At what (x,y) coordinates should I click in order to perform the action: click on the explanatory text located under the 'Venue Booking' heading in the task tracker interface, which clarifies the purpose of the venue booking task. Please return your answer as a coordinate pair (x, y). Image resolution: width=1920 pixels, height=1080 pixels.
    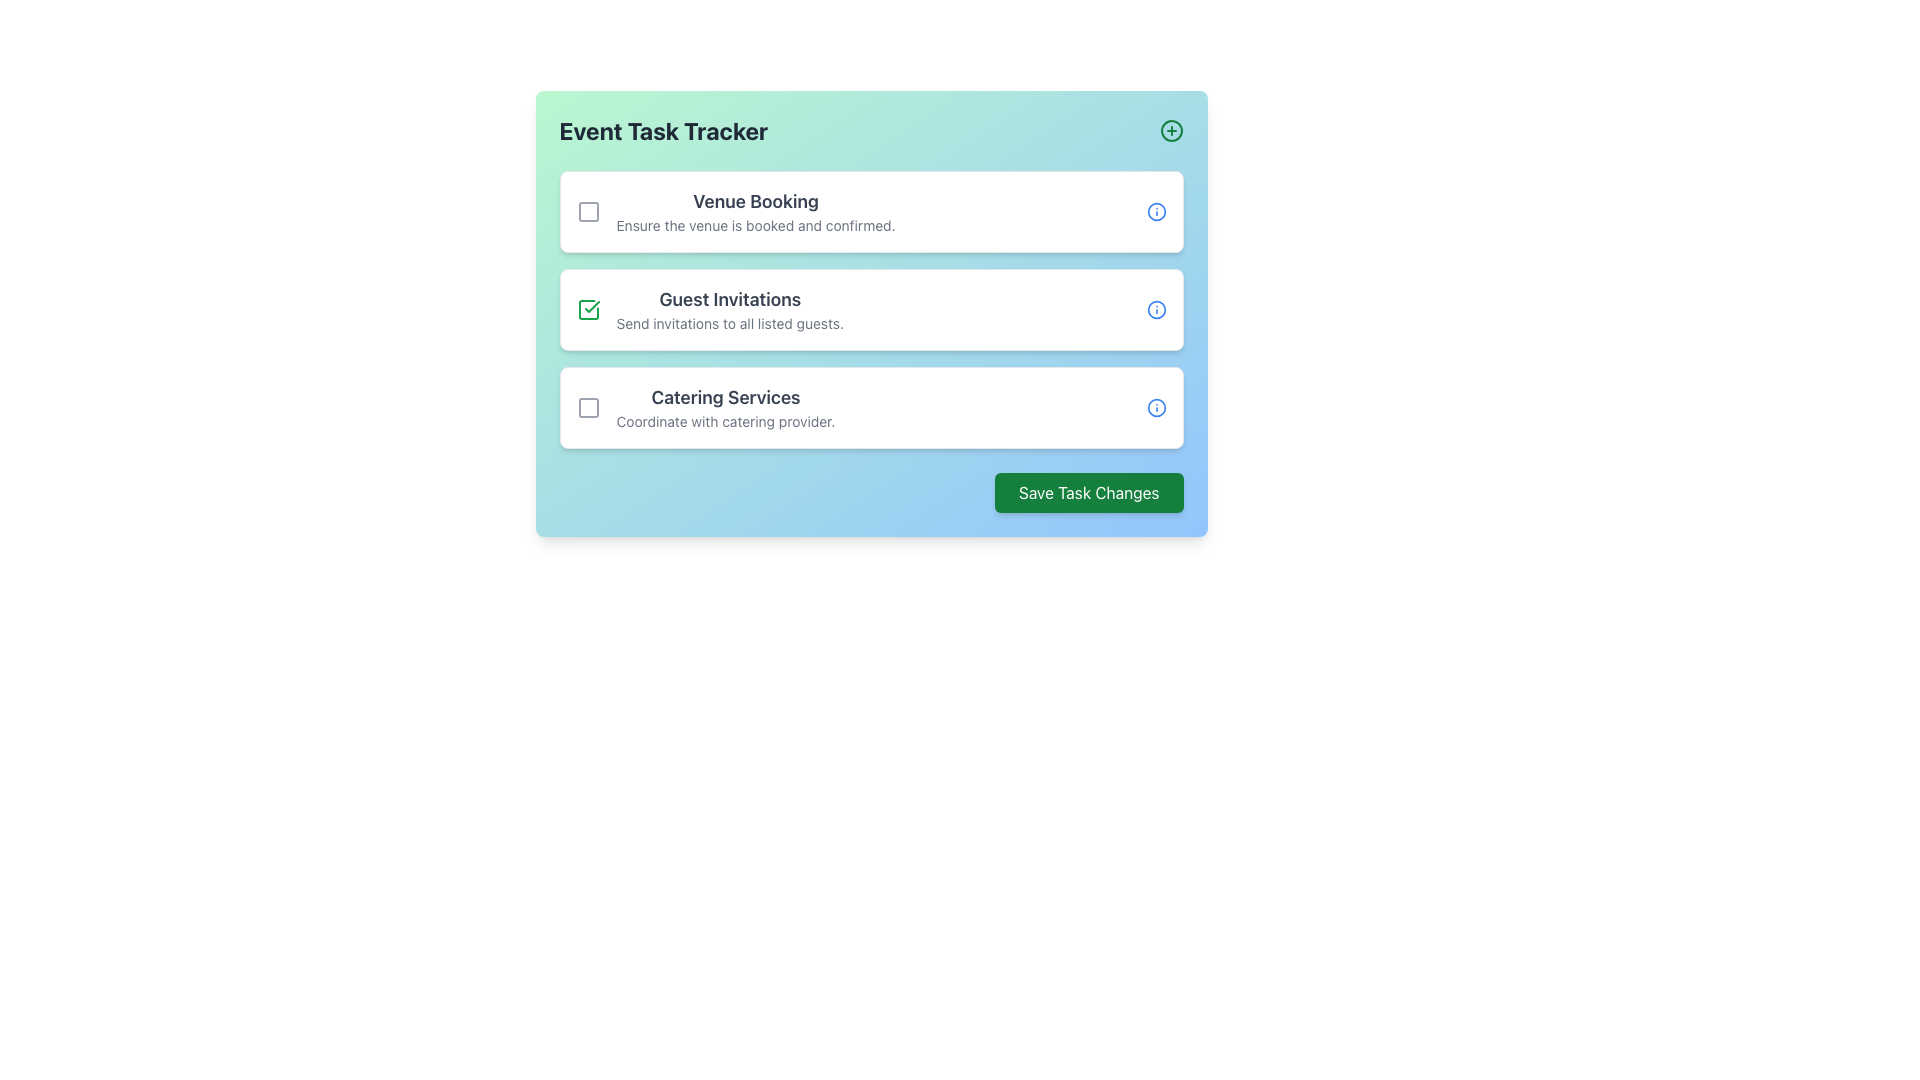
    Looking at the image, I should click on (755, 225).